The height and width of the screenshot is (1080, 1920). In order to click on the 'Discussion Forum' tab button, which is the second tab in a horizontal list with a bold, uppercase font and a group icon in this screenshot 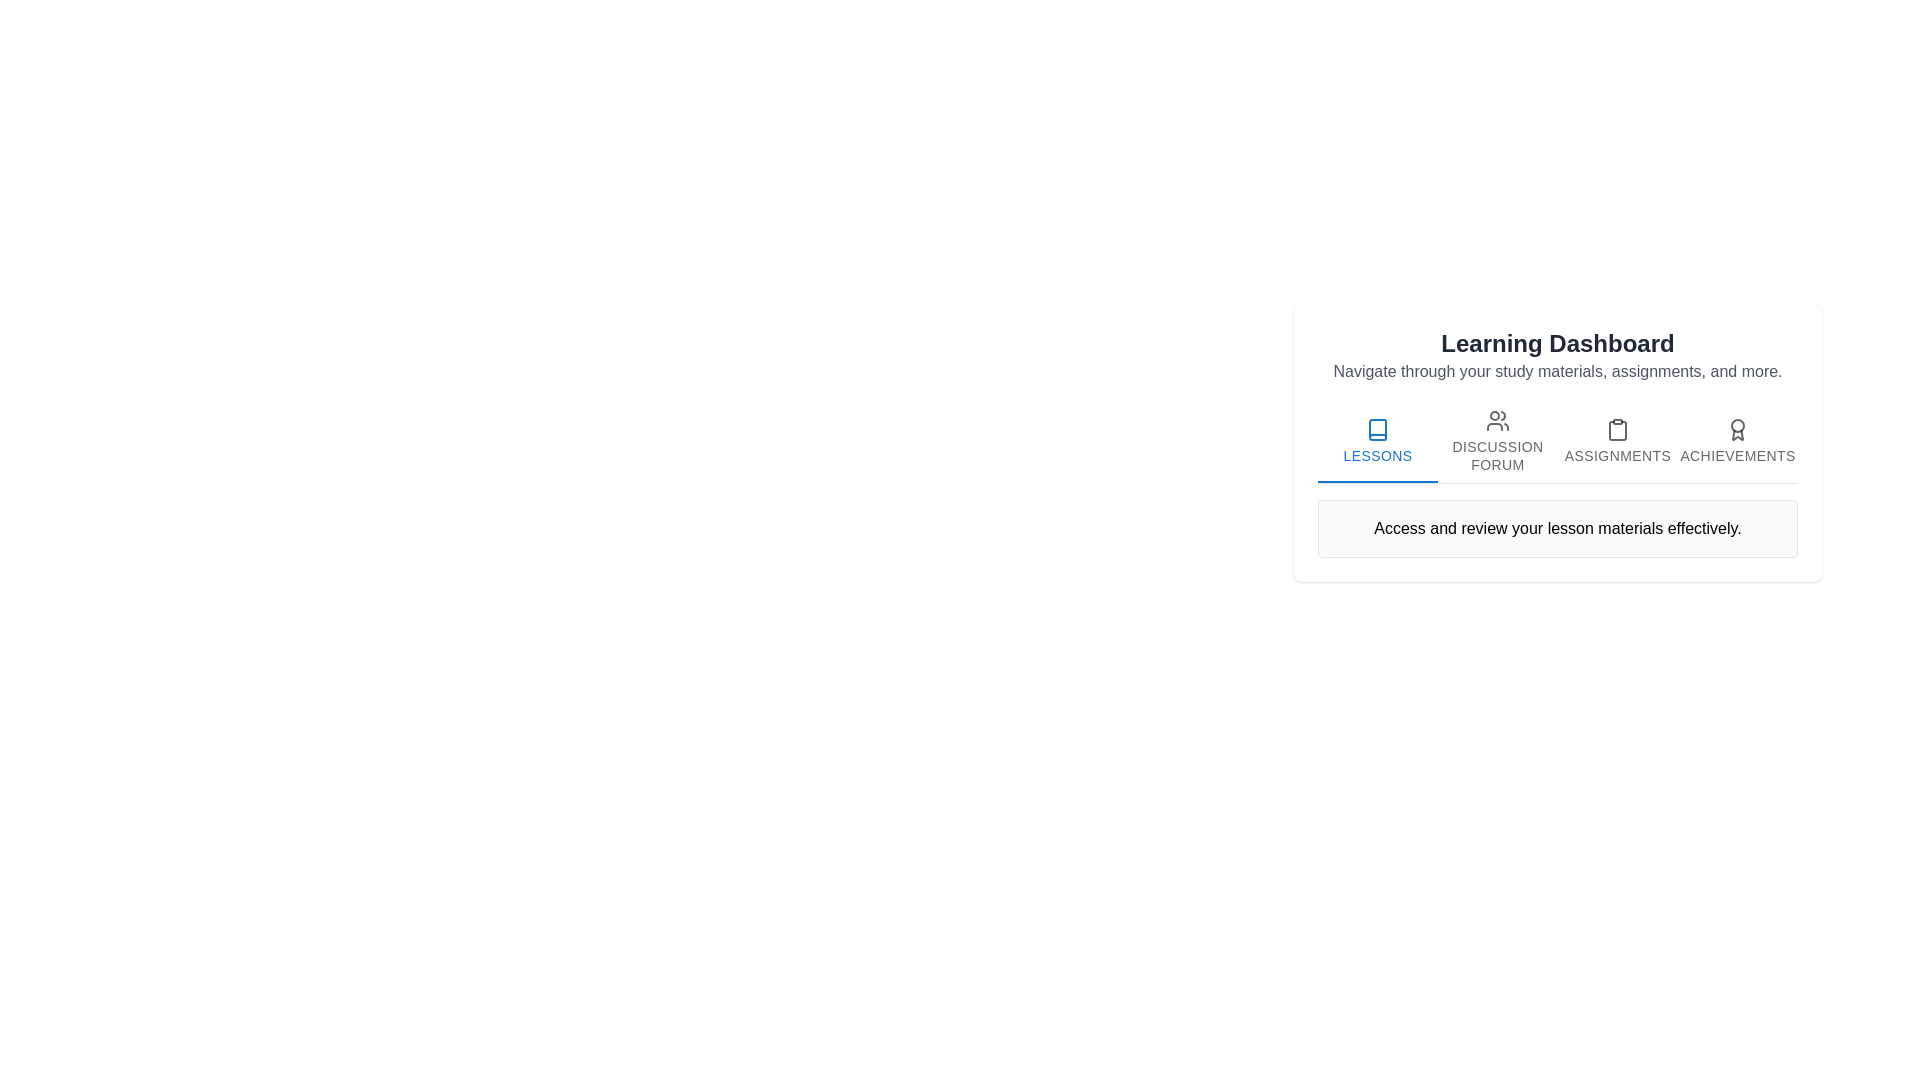, I will do `click(1497, 439)`.